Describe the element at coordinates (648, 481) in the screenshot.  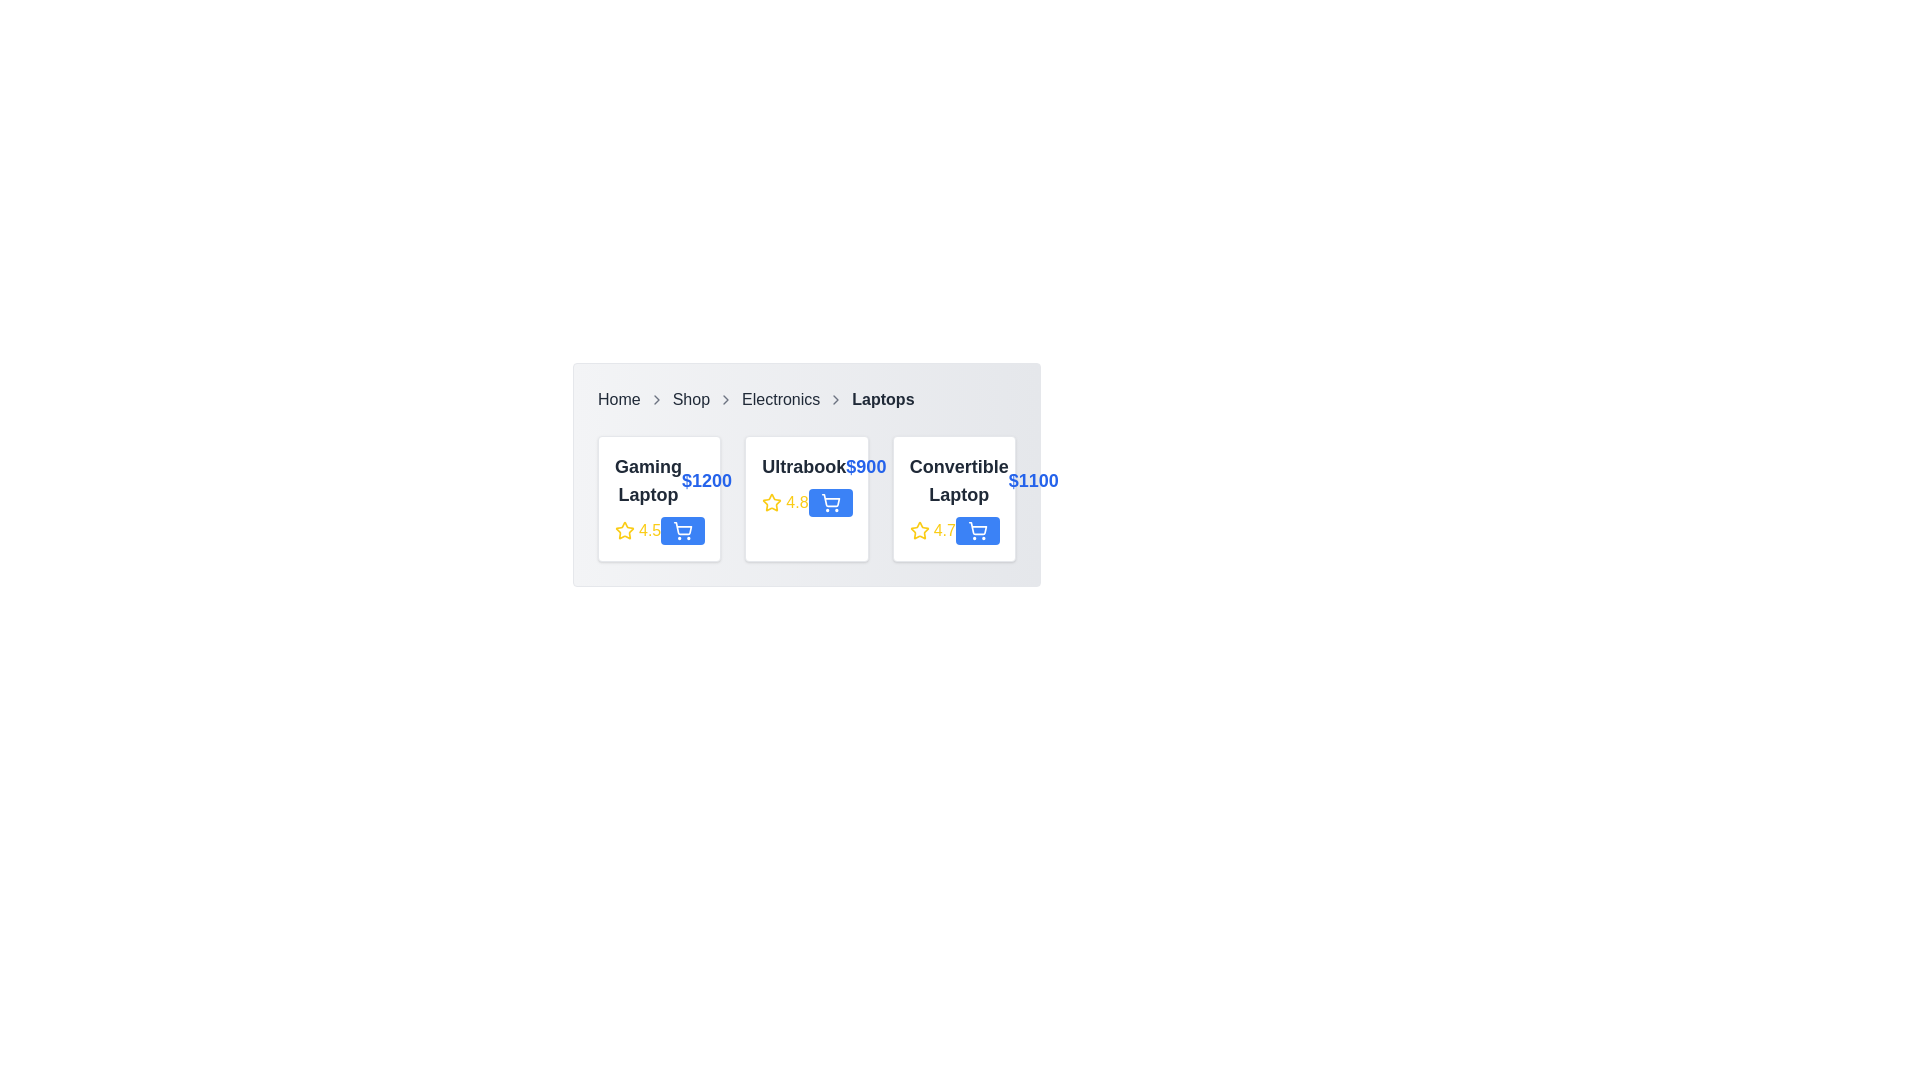
I see `the text label displaying 'Gaming Laptop' in bold, large font, which is part of a product card and positioned above a price tag` at that location.